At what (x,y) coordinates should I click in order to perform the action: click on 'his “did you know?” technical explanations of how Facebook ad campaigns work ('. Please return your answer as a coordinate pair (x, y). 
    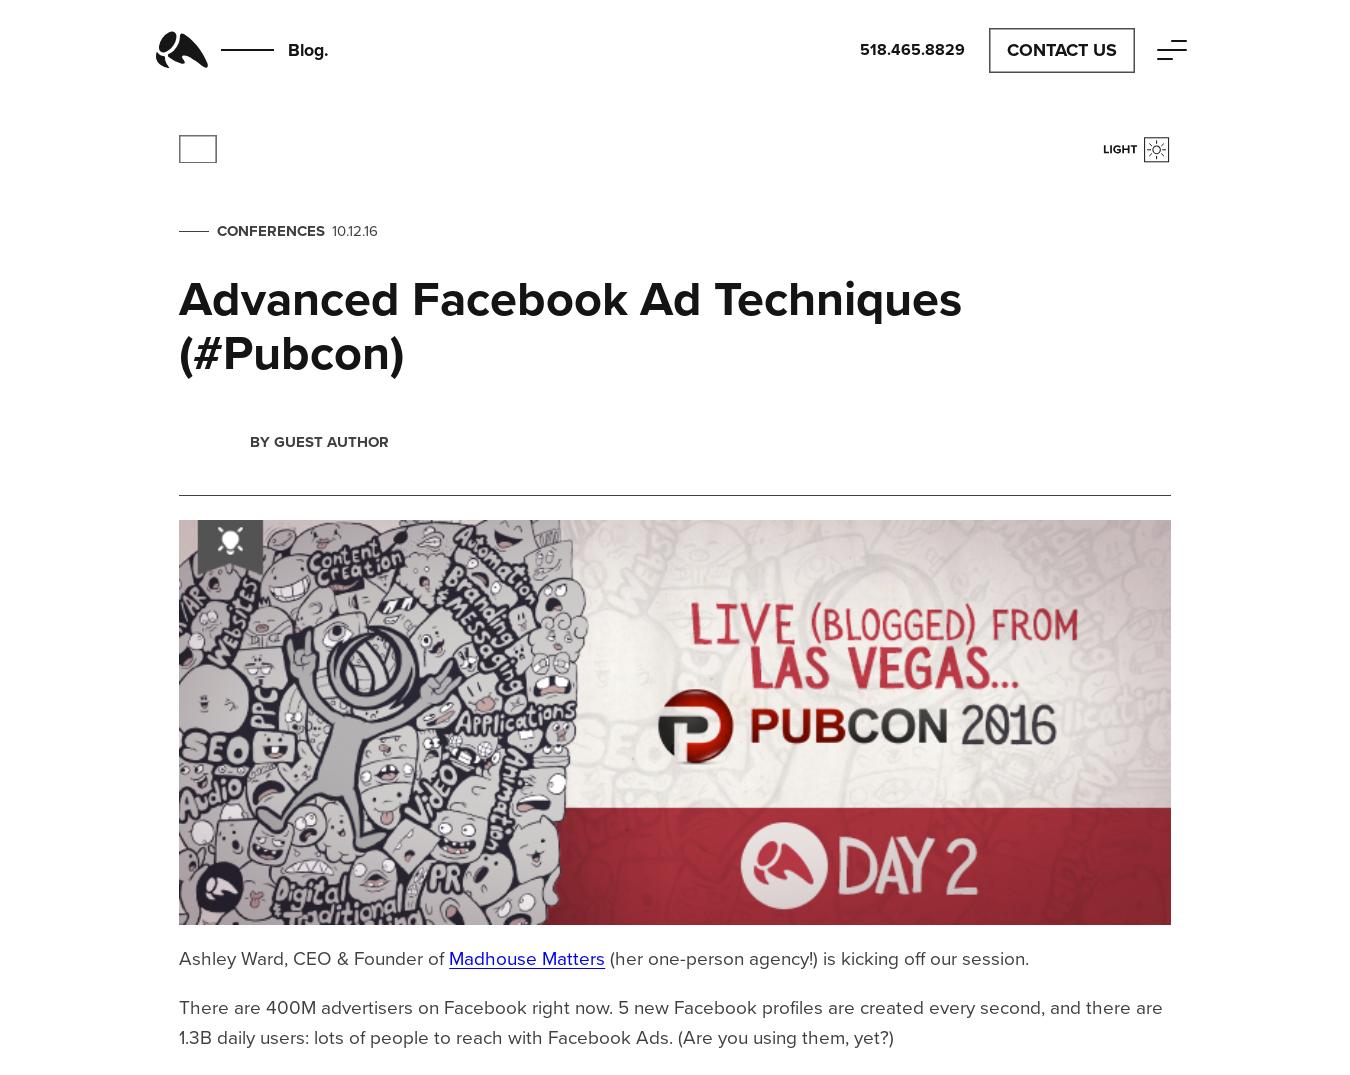
    Looking at the image, I should click on (705, 388).